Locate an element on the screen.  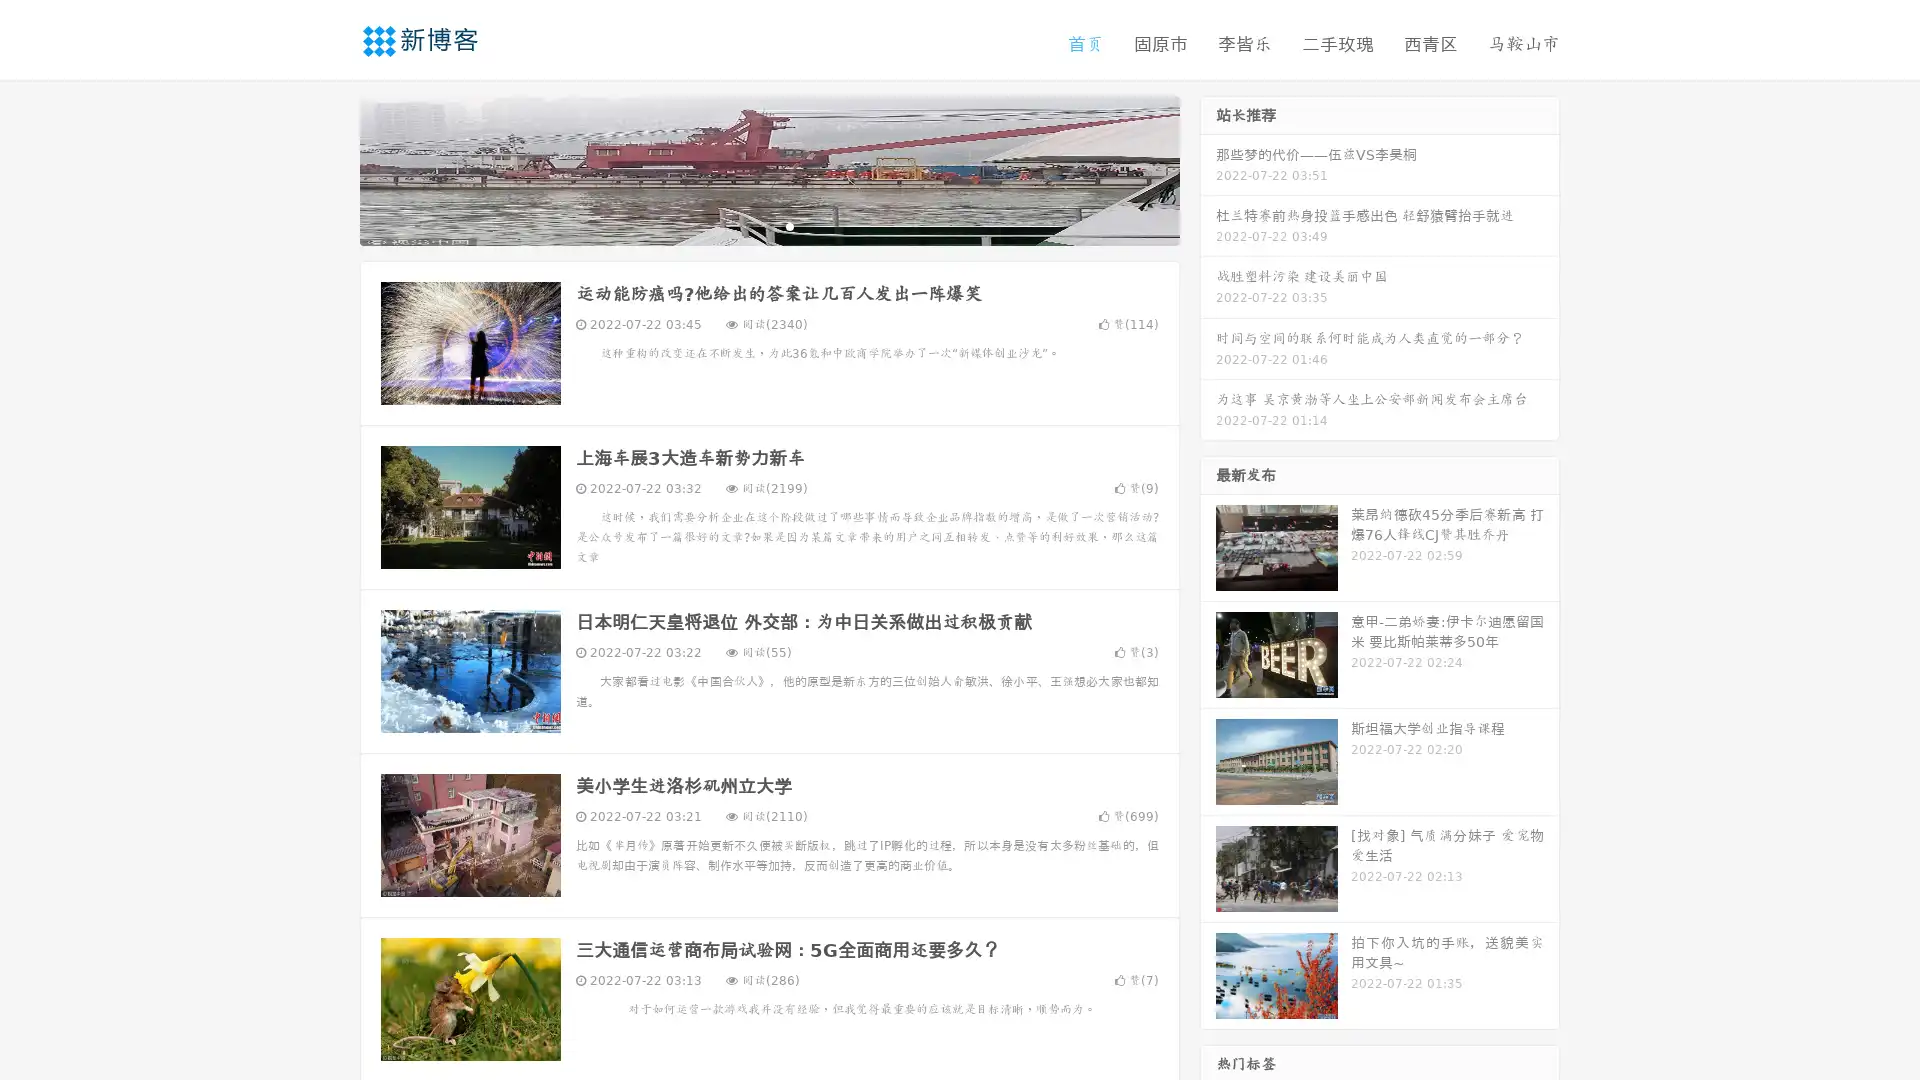
Previous slide is located at coordinates (330, 168).